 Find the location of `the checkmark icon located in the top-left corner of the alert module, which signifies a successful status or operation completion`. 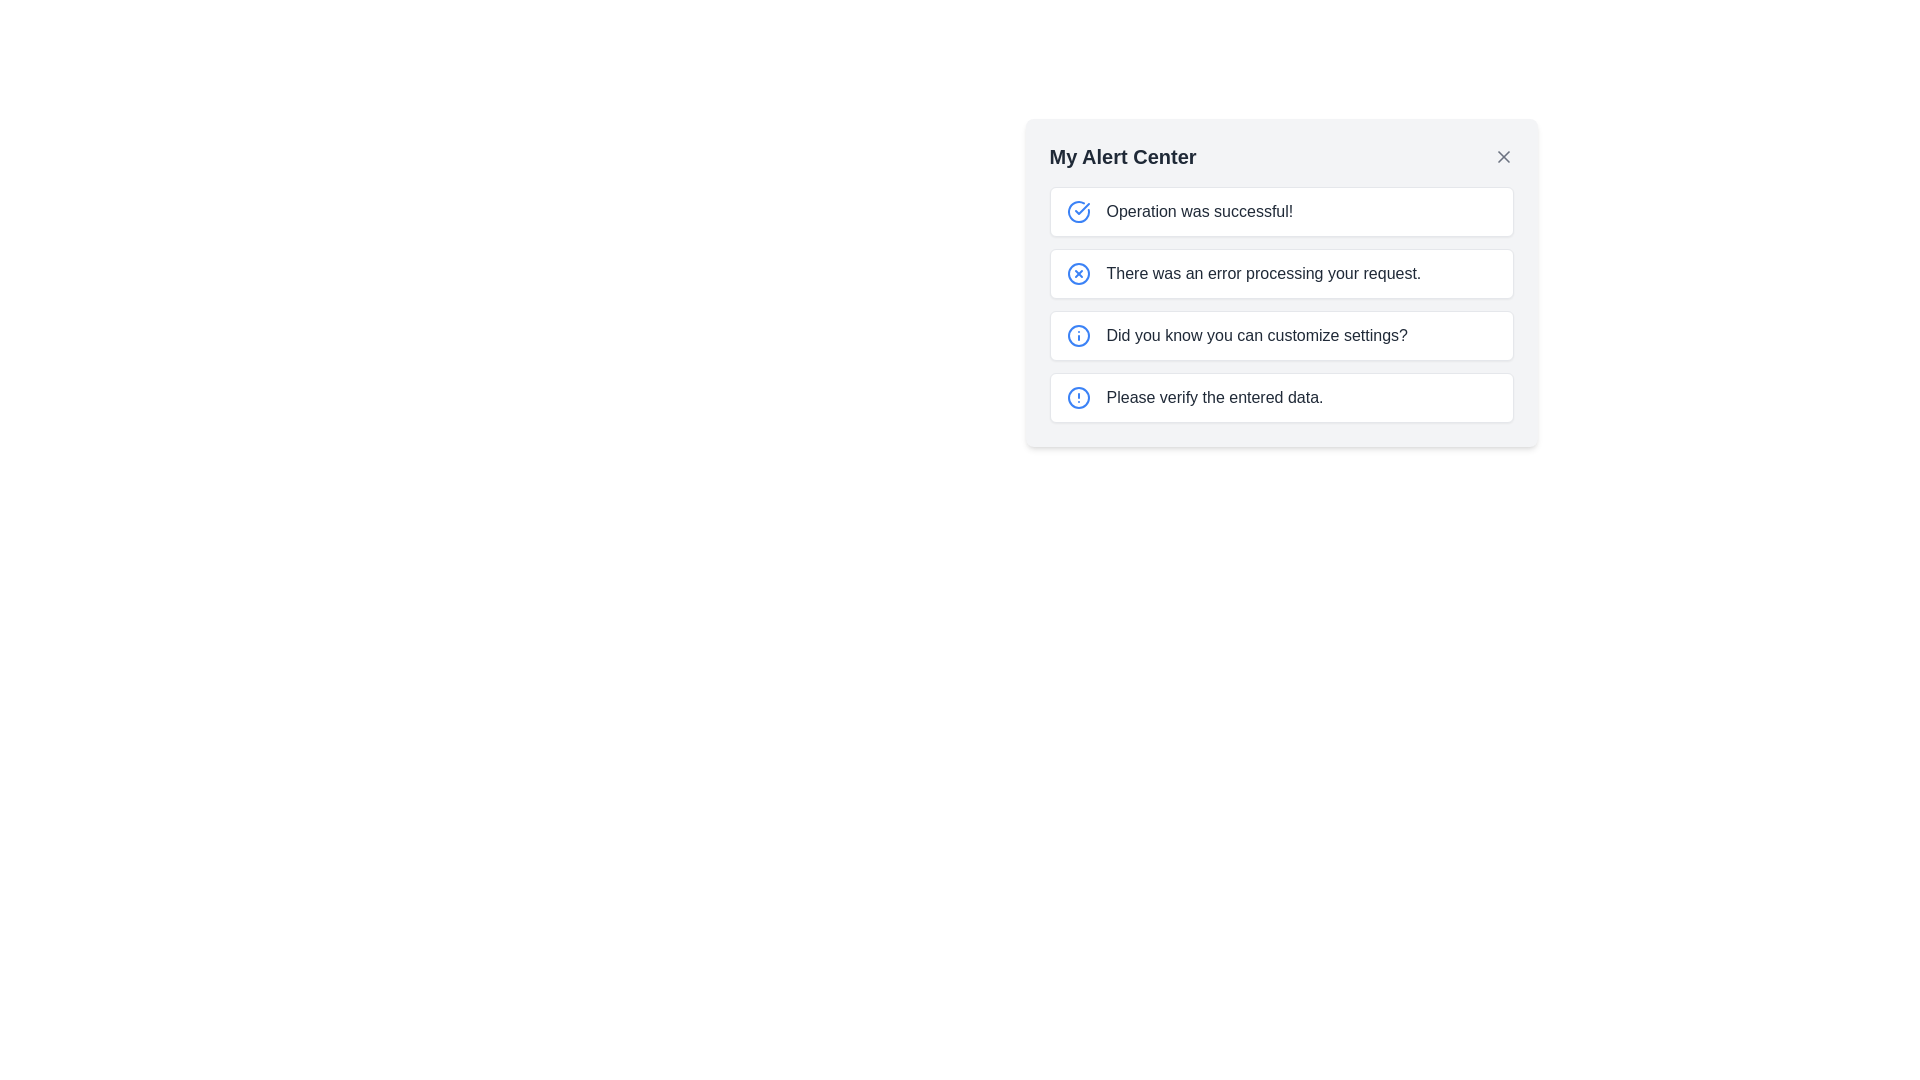

the checkmark icon located in the top-left corner of the alert module, which signifies a successful status or operation completion is located at coordinates (1080, 208).